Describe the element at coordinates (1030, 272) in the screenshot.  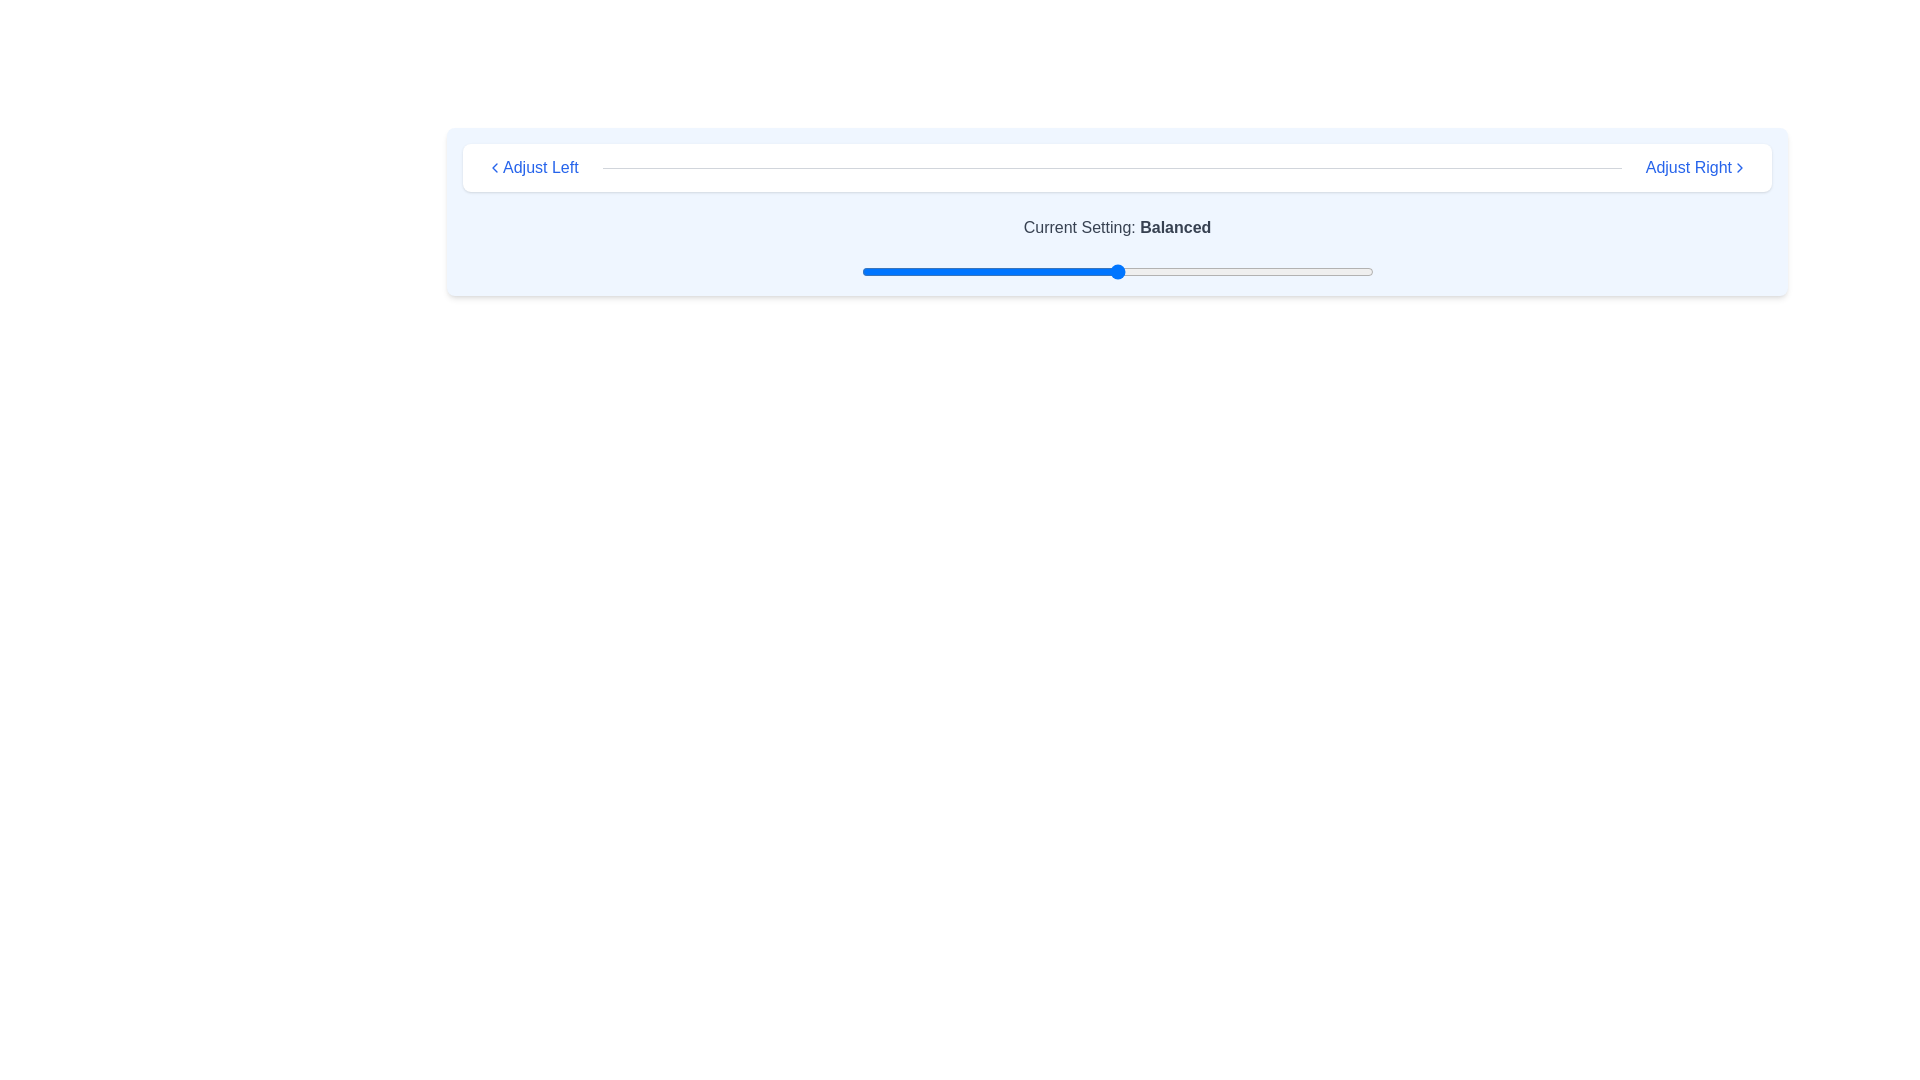
I see `the slider` at that location.